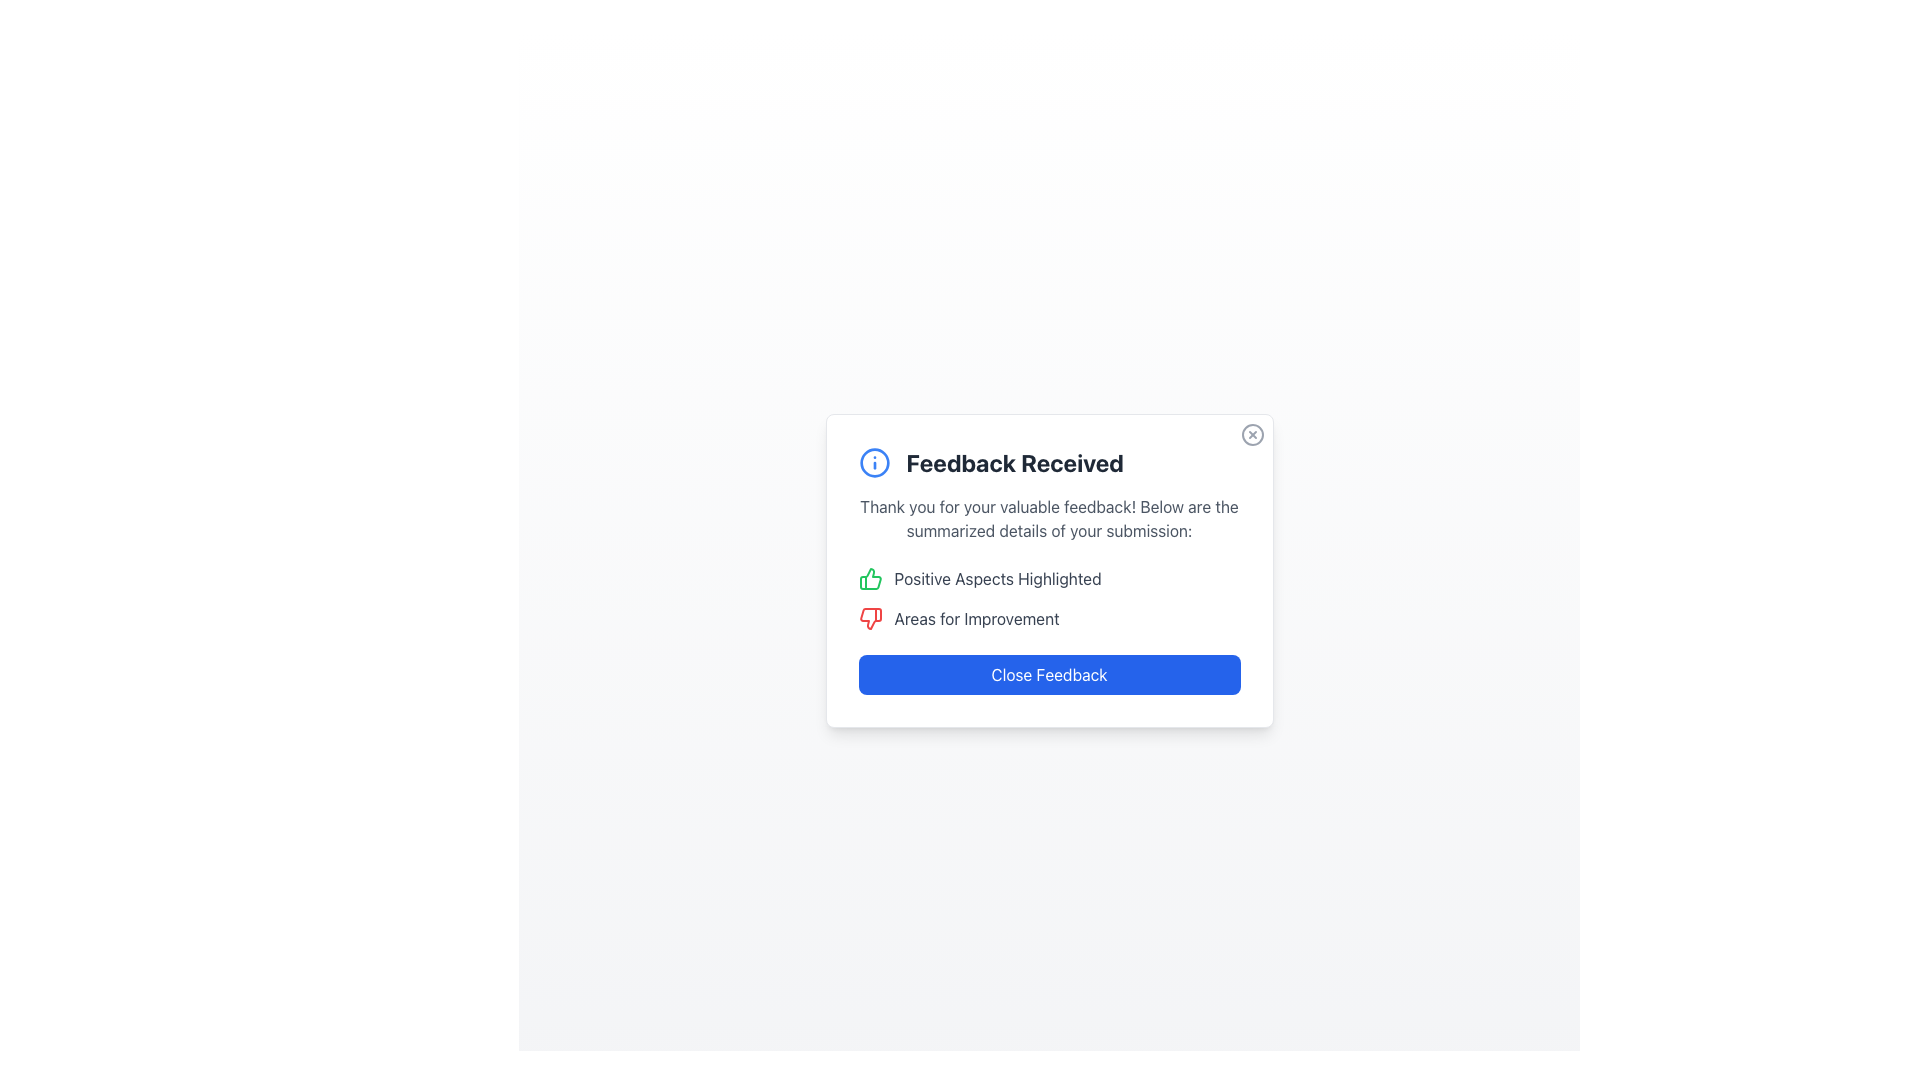 Image resolution: width=1920 pixels, height=1080 pixels. Describe the element at coordinates (1048, 518) in the screenshot. I see `the Text block that provides textual feedback and guidance, situated beneath the 'Feedback Received' header and above the sections 'Positive Aspects Highlighted' and 'Areas for Improvement'` at that location.